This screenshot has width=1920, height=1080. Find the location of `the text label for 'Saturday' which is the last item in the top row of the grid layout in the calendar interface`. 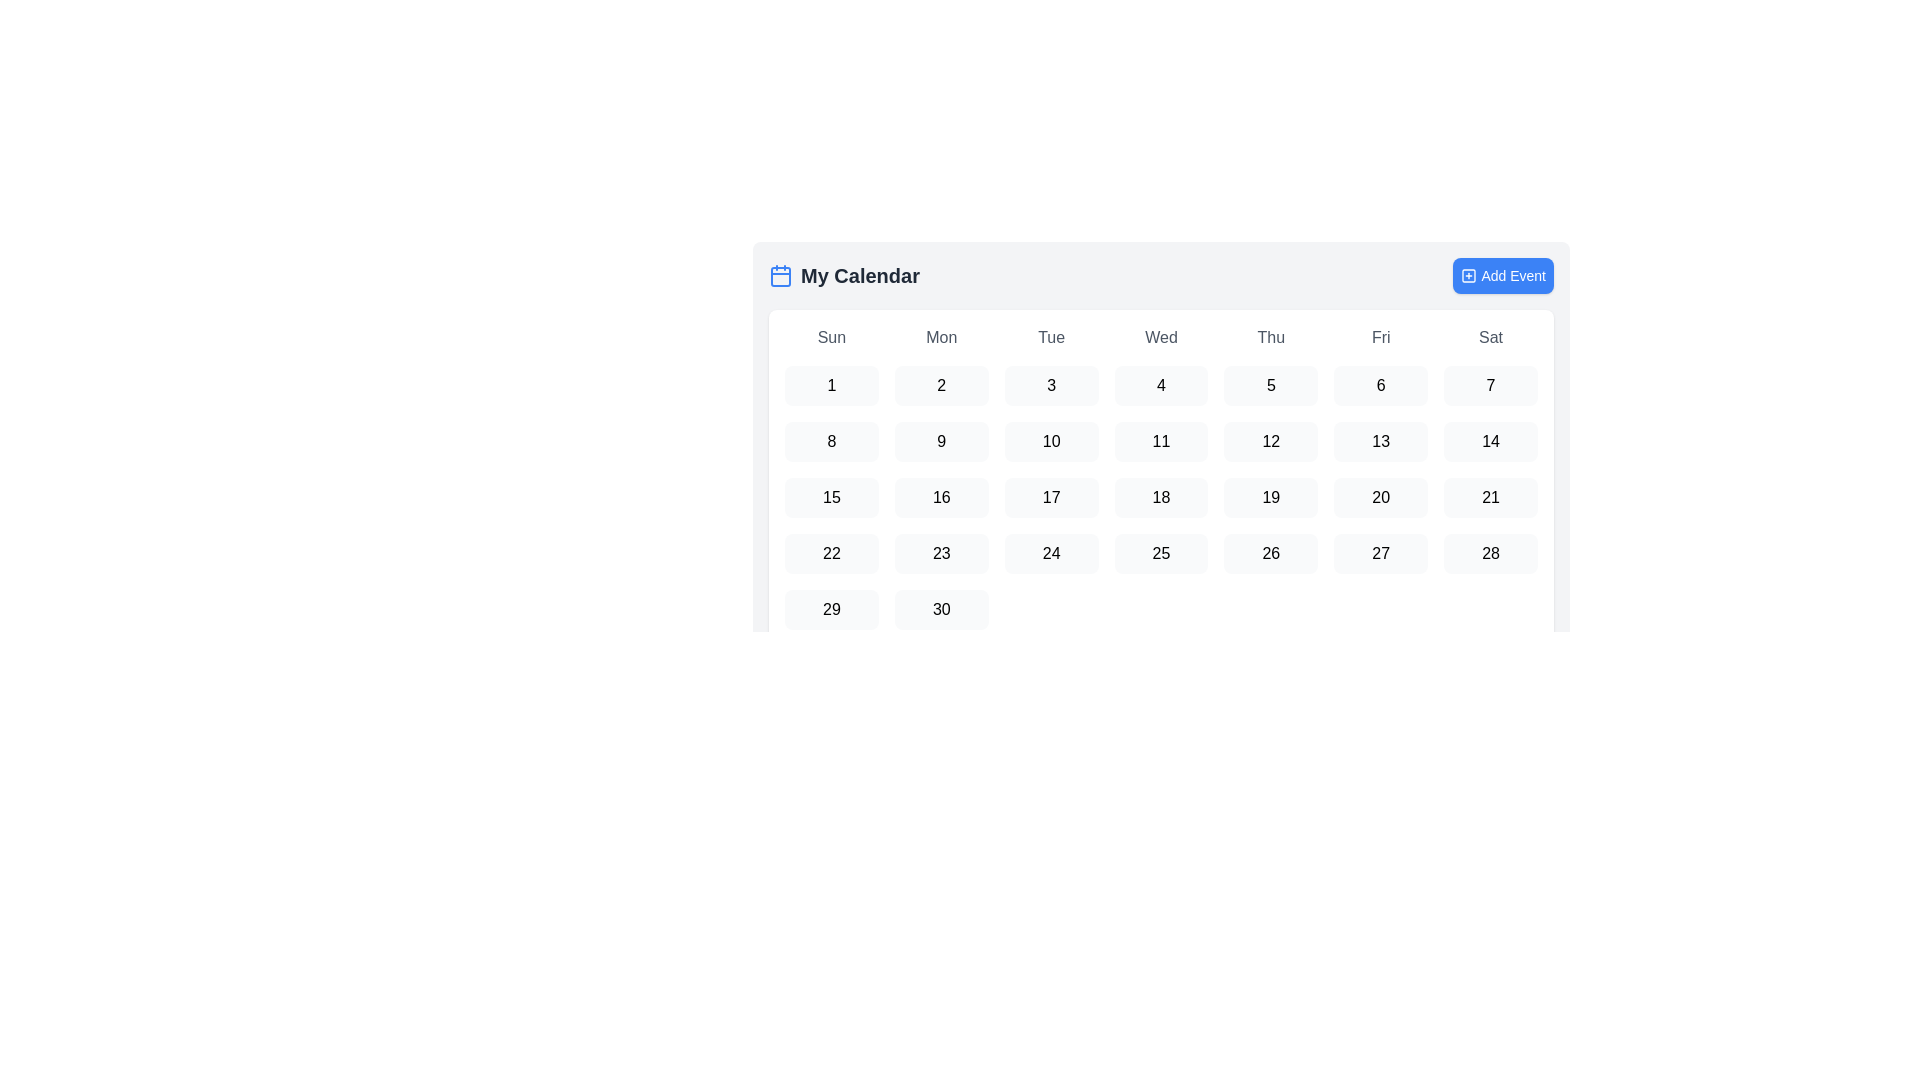

the text label for 'Saturday' which is the last item in the top row of the grid layout in the calendar interface is located at coordinates (1491, 337).